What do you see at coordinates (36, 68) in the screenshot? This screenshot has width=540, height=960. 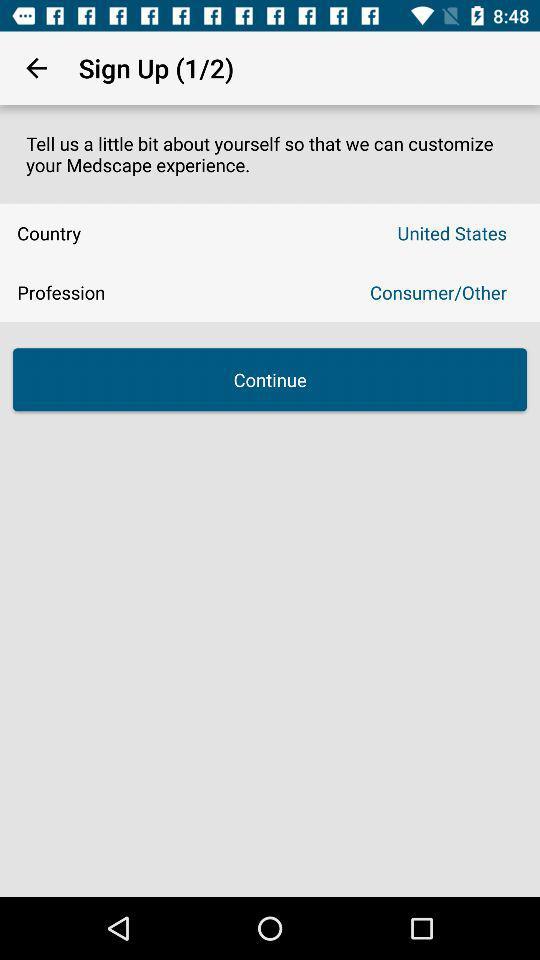 I see `item next to the sign up 1 app` at bounding box center [36, 68].